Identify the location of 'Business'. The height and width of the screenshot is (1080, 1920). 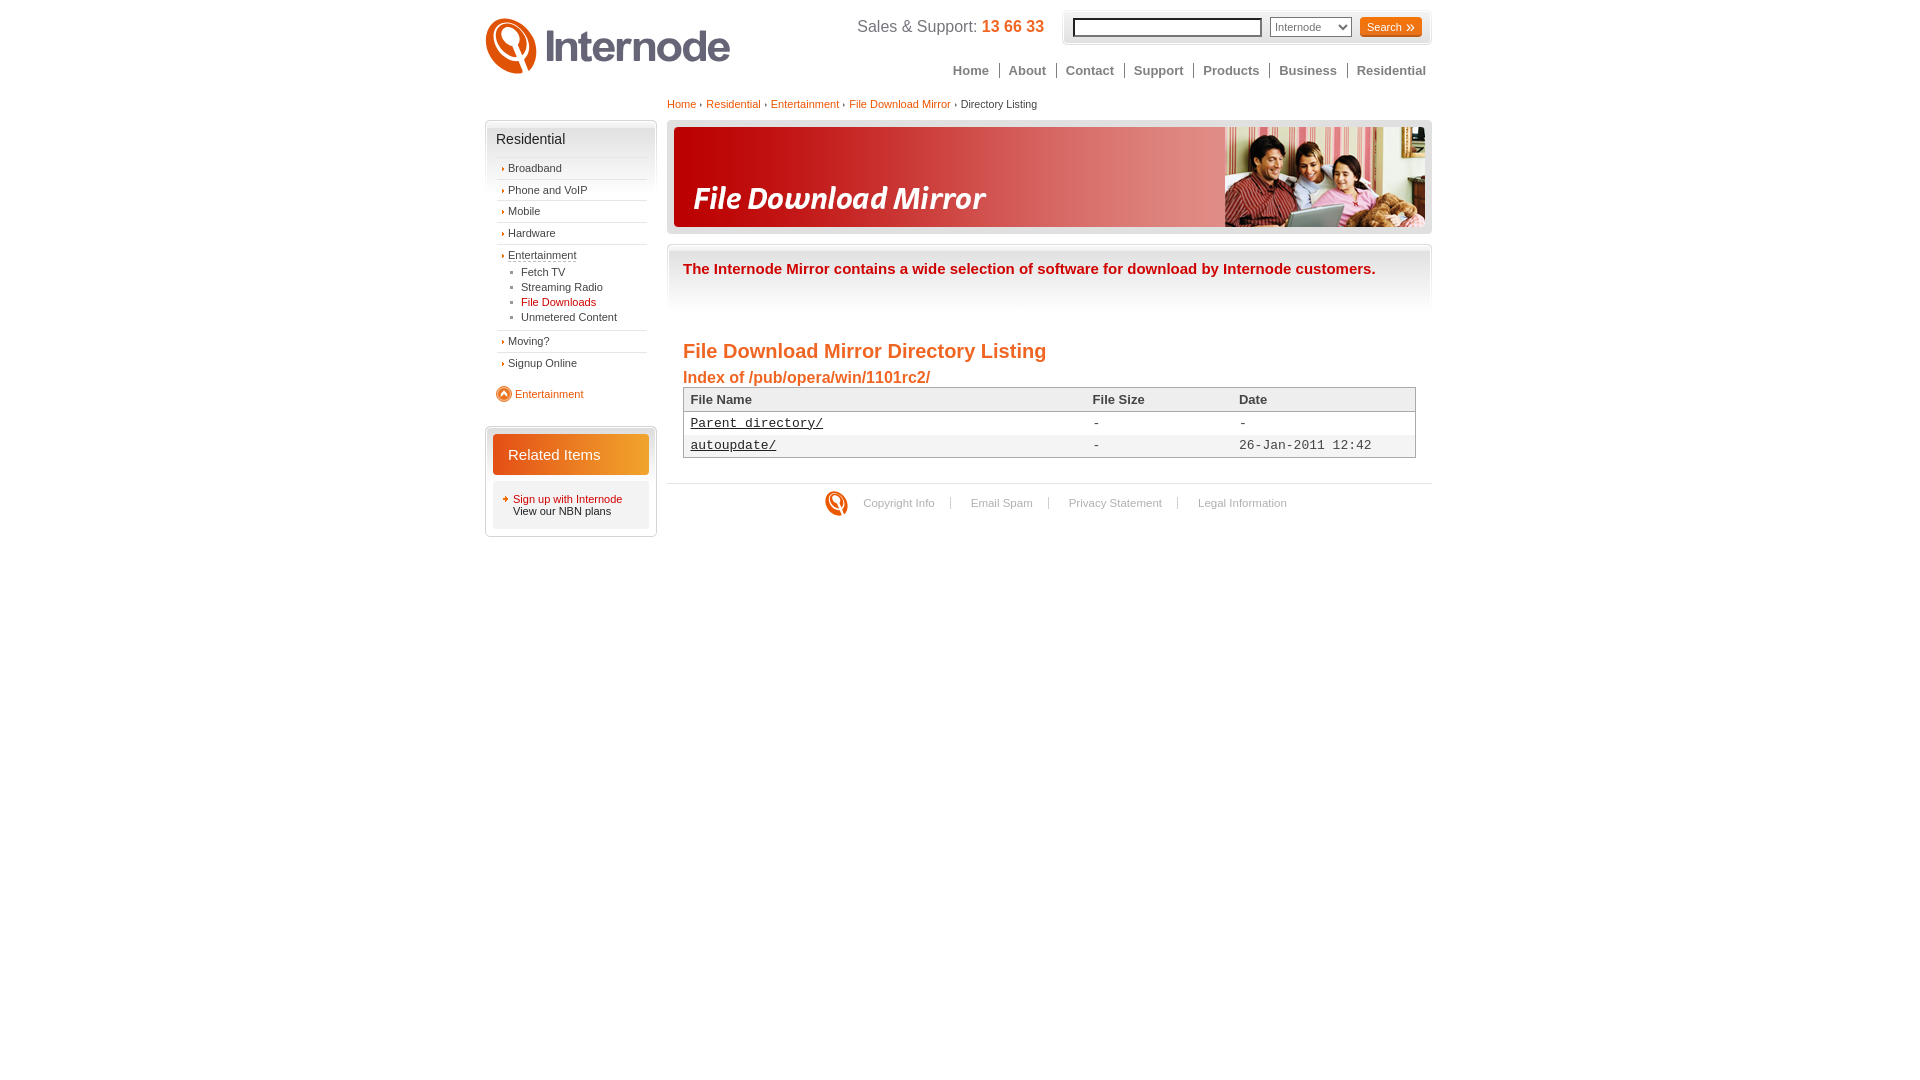
(1308, 69).